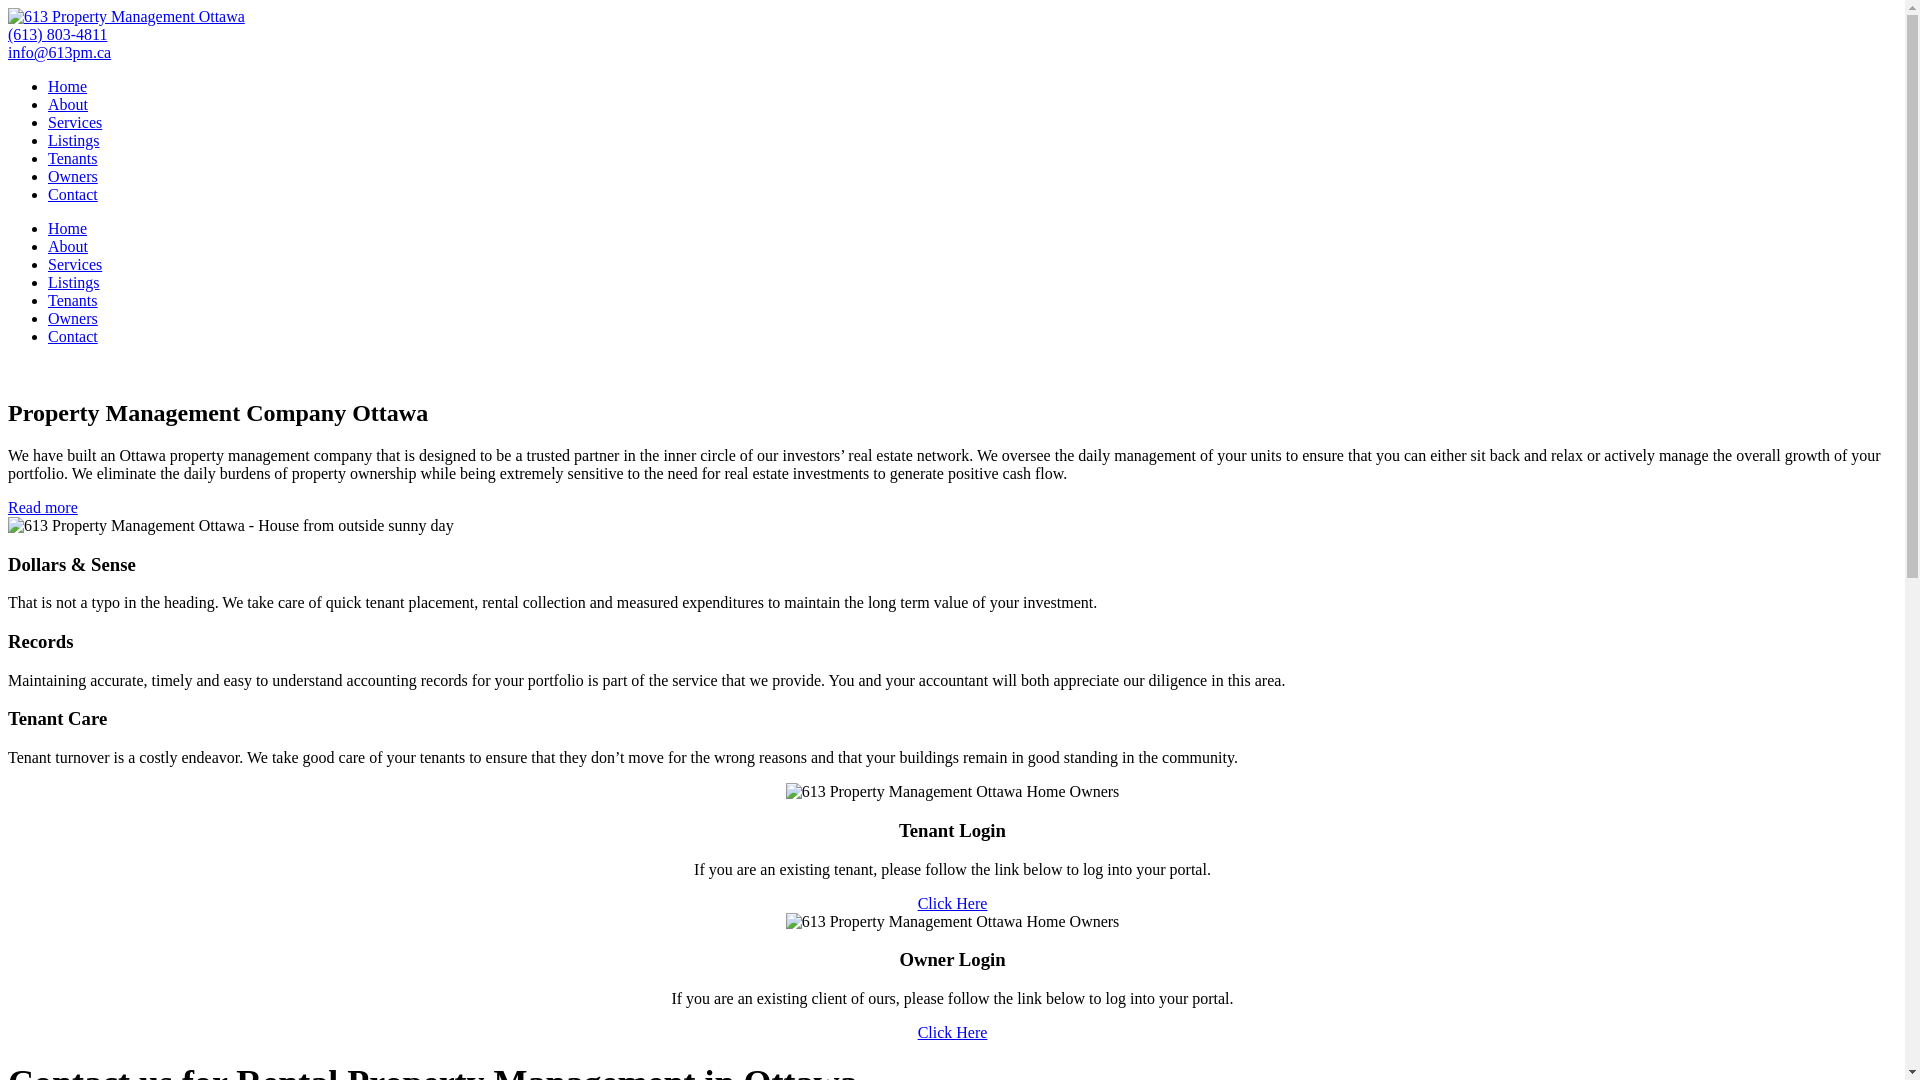 This screenshot has width=1920, height=1080. I want to click on 'Owners', so click(72, 175).